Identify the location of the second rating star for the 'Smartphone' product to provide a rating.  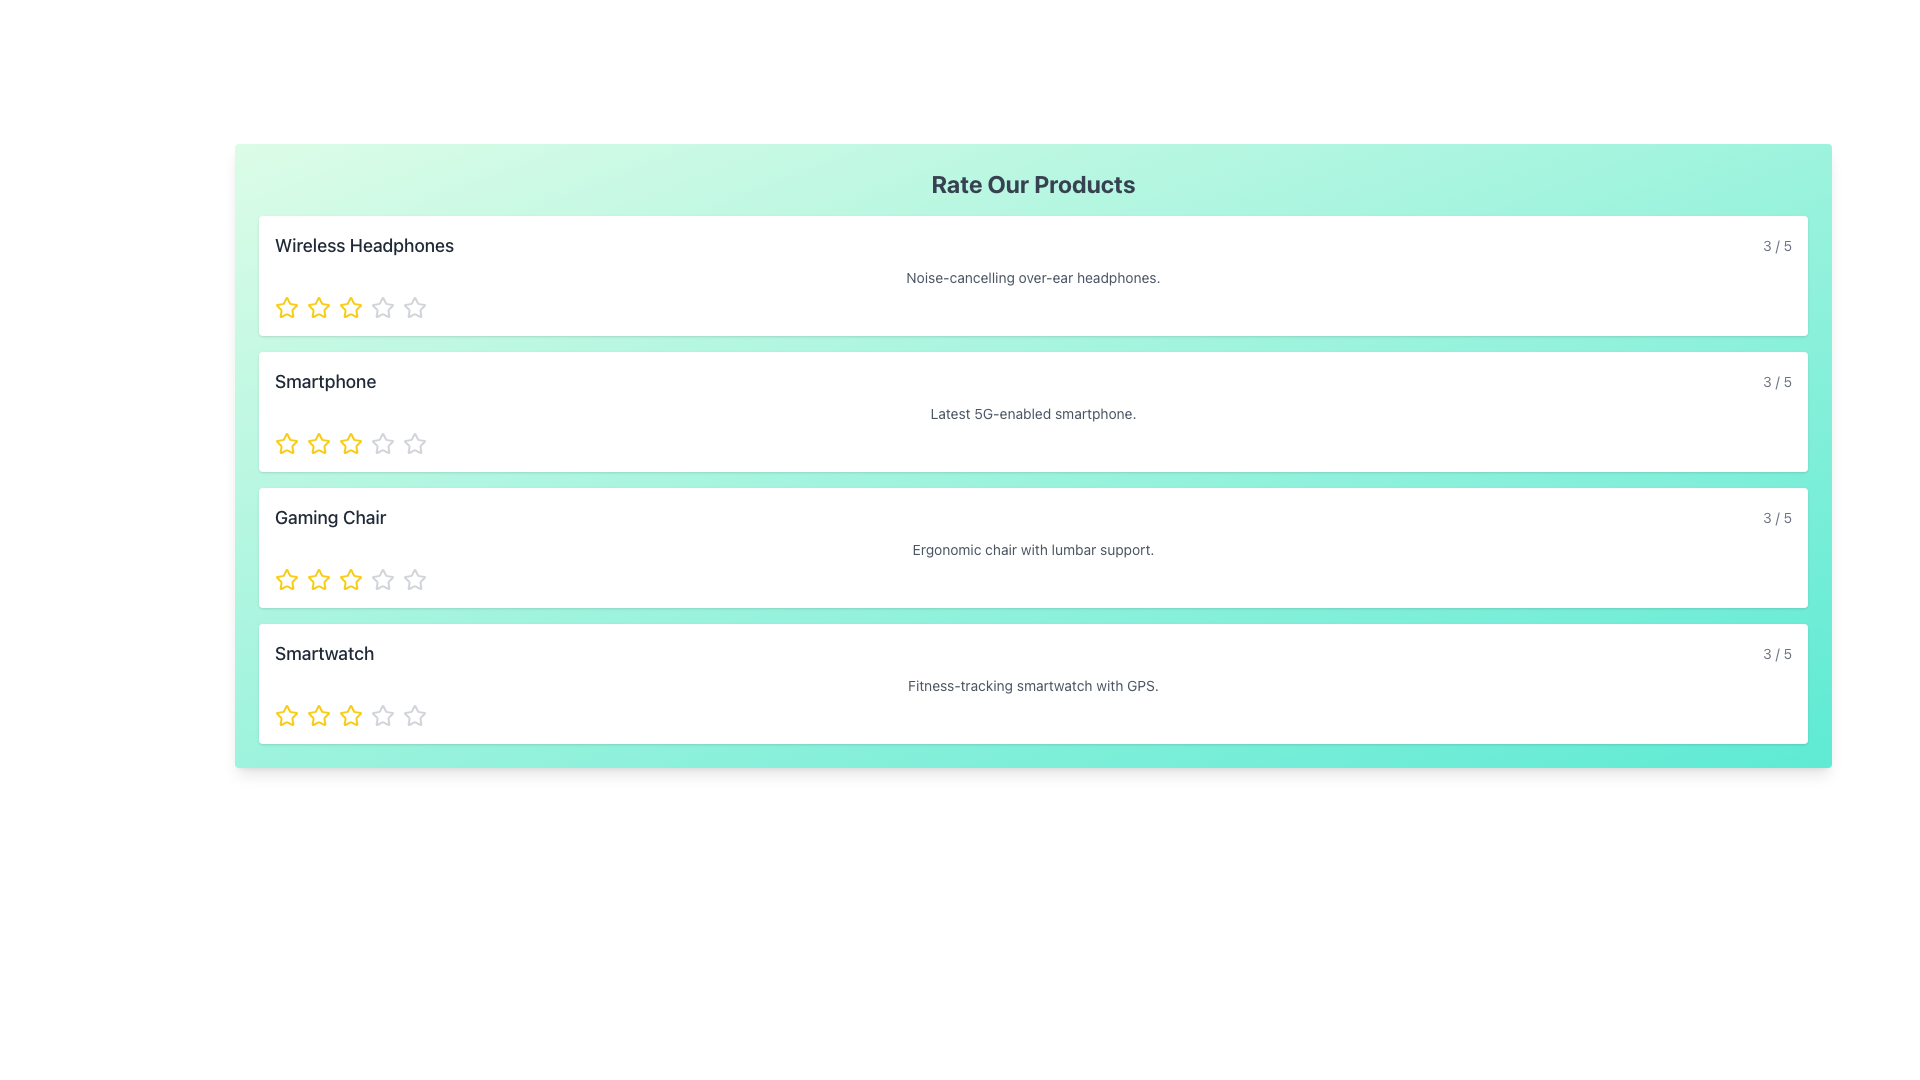
(383, 442).